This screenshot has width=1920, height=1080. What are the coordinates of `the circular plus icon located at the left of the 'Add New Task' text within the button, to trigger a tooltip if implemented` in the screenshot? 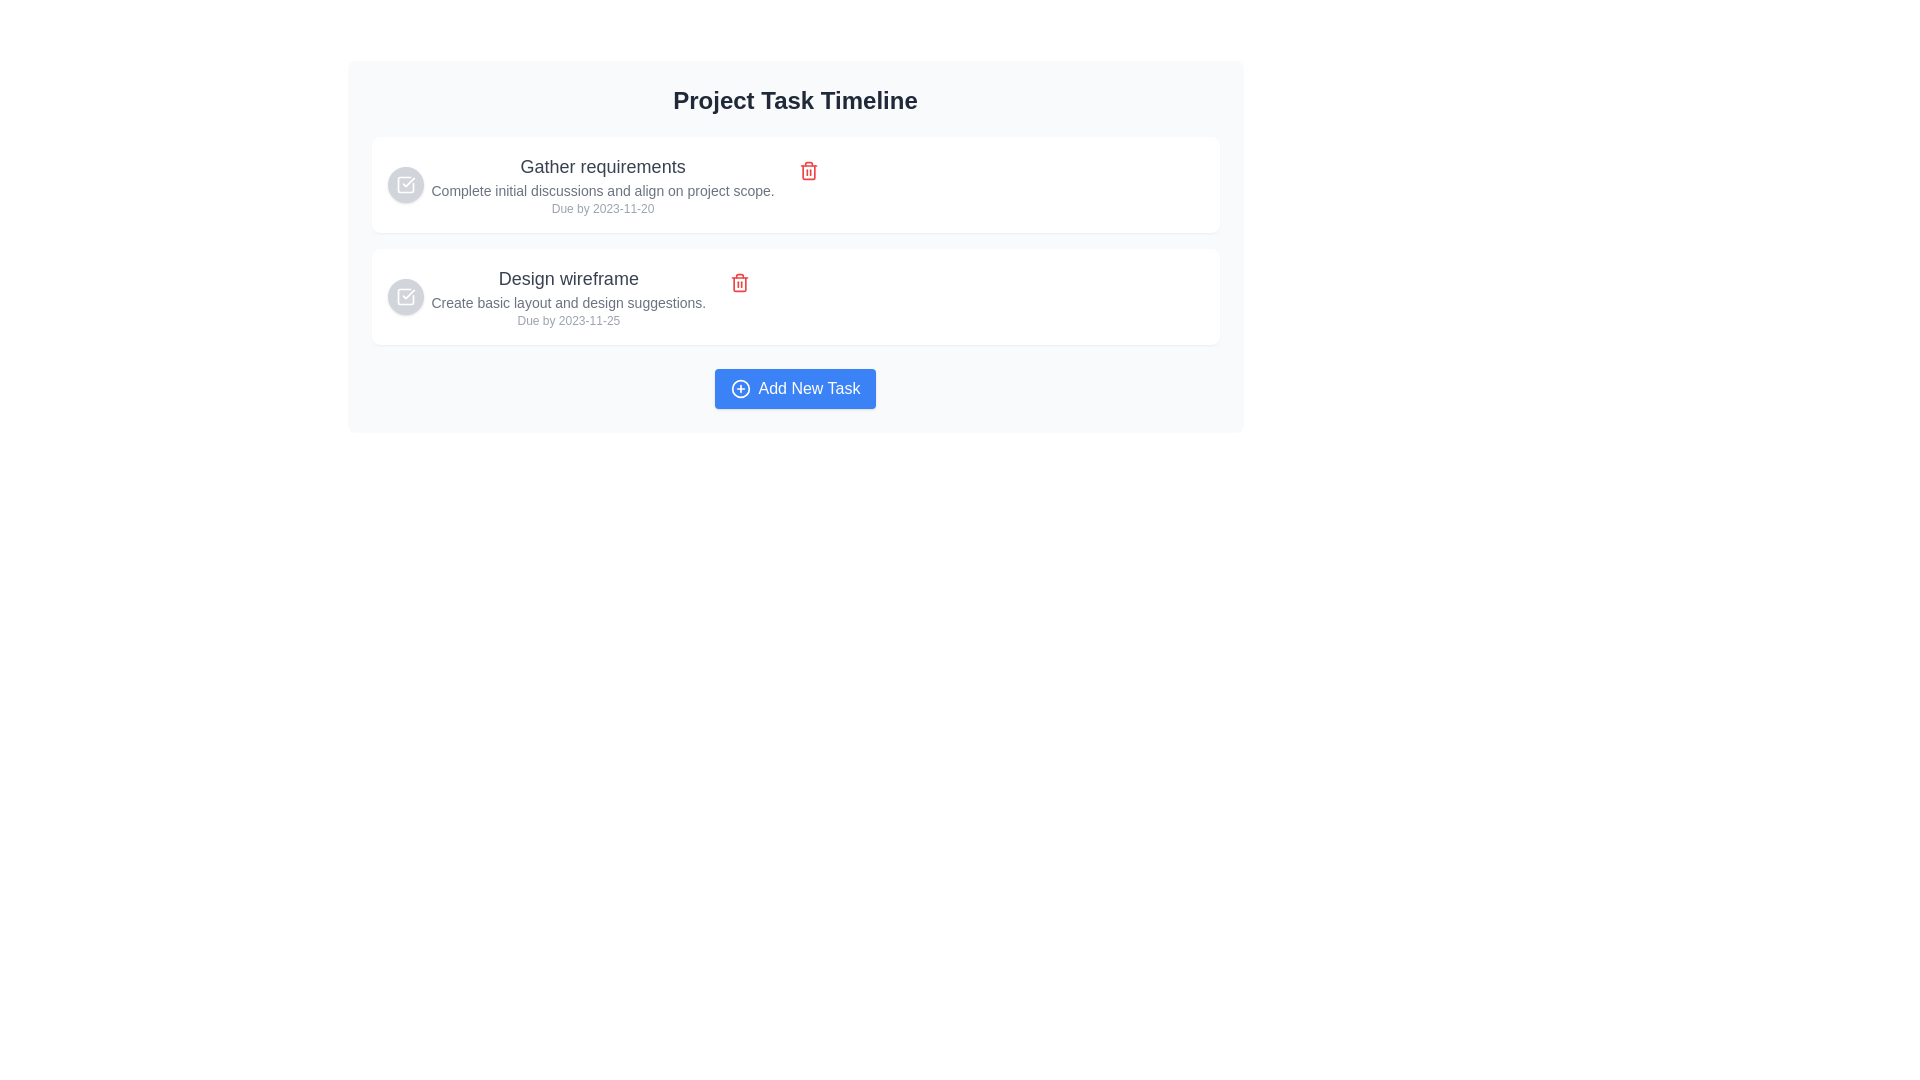 It's located at (739, 389).